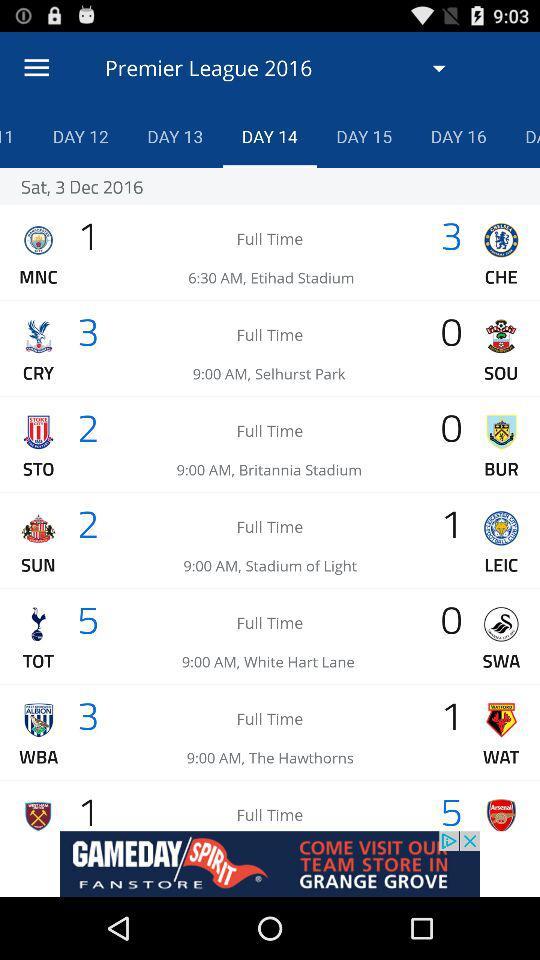 This screenshot has width=540, height=960. What do you see at coordinates (500, 815) in the screenshot?
I see `the bottom right icon` at bounding box center [500, 815].